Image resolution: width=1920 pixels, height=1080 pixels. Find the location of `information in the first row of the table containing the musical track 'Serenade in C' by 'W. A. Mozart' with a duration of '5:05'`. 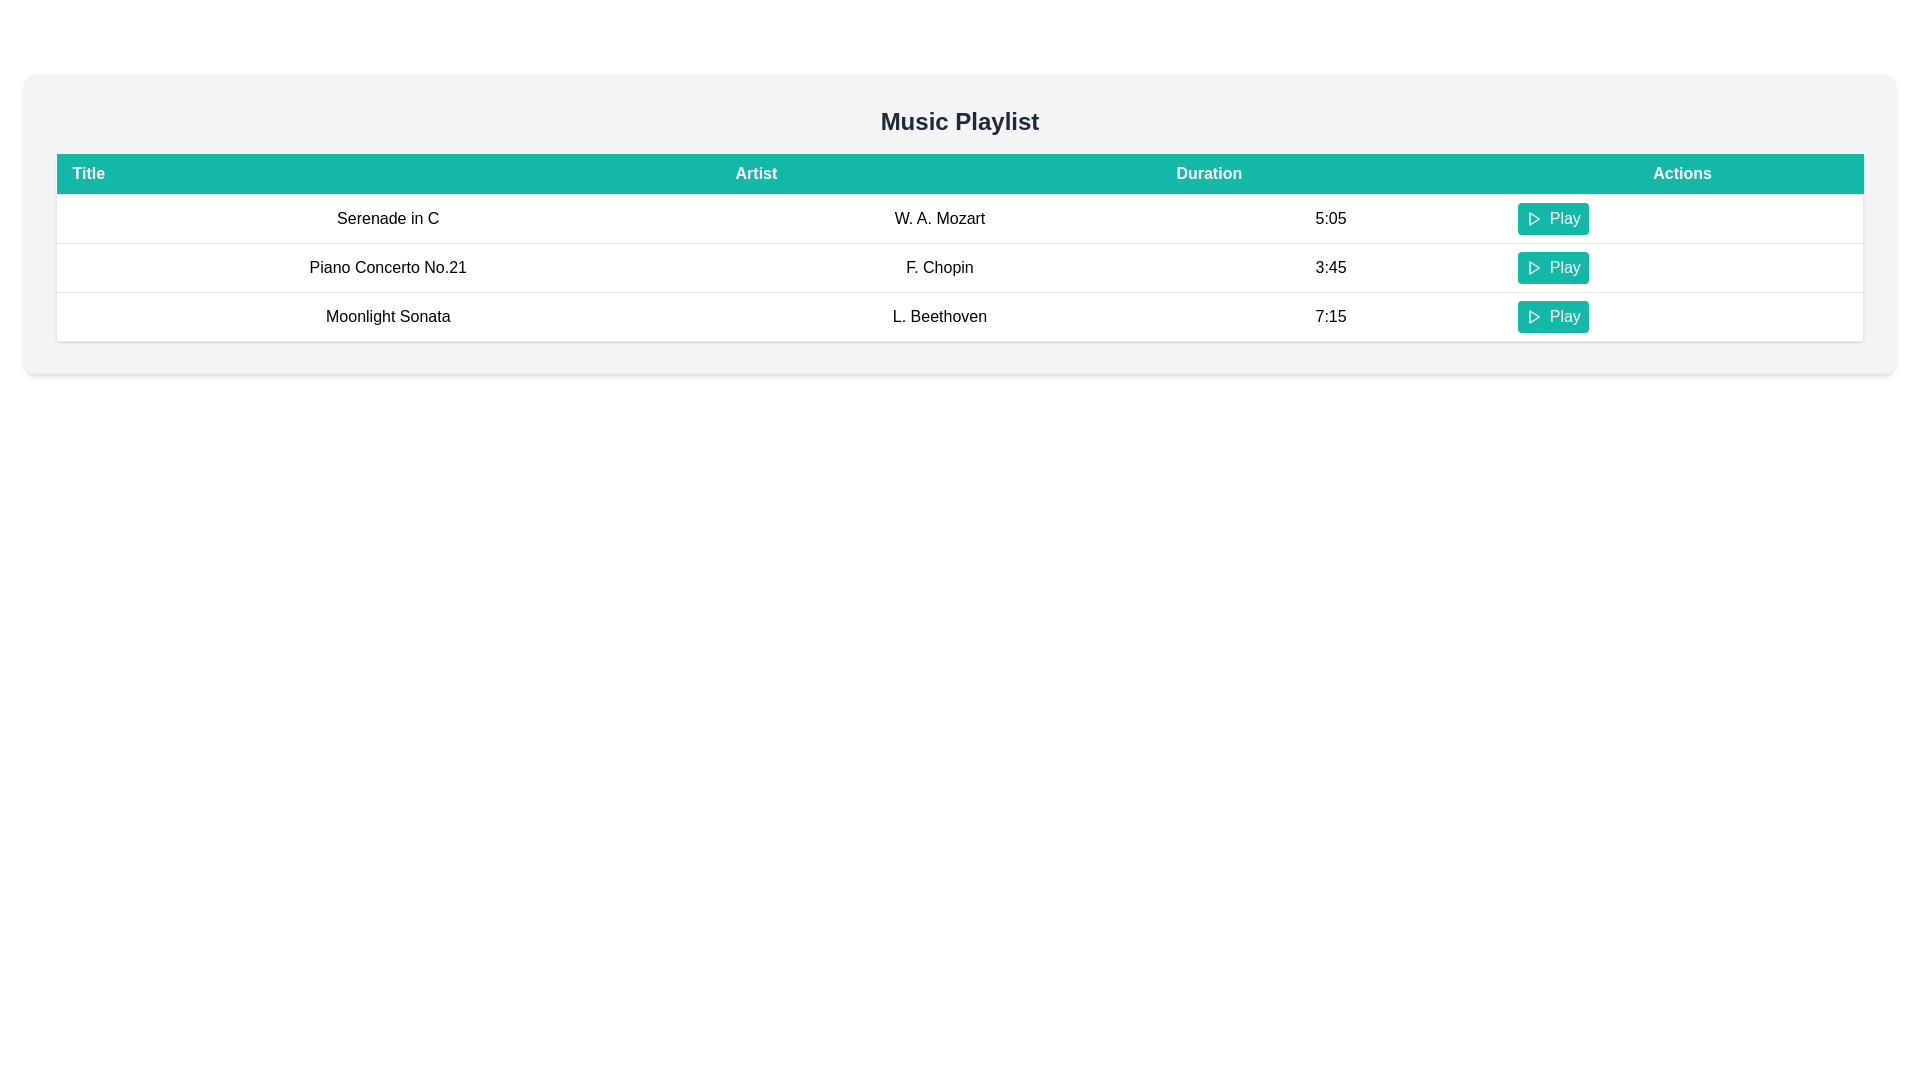

information in the first row of the table containing the musical track 'Serenade in C' by 'W. A. Mozart' with a duration of '5:05' is located at coordinates (960, 219).